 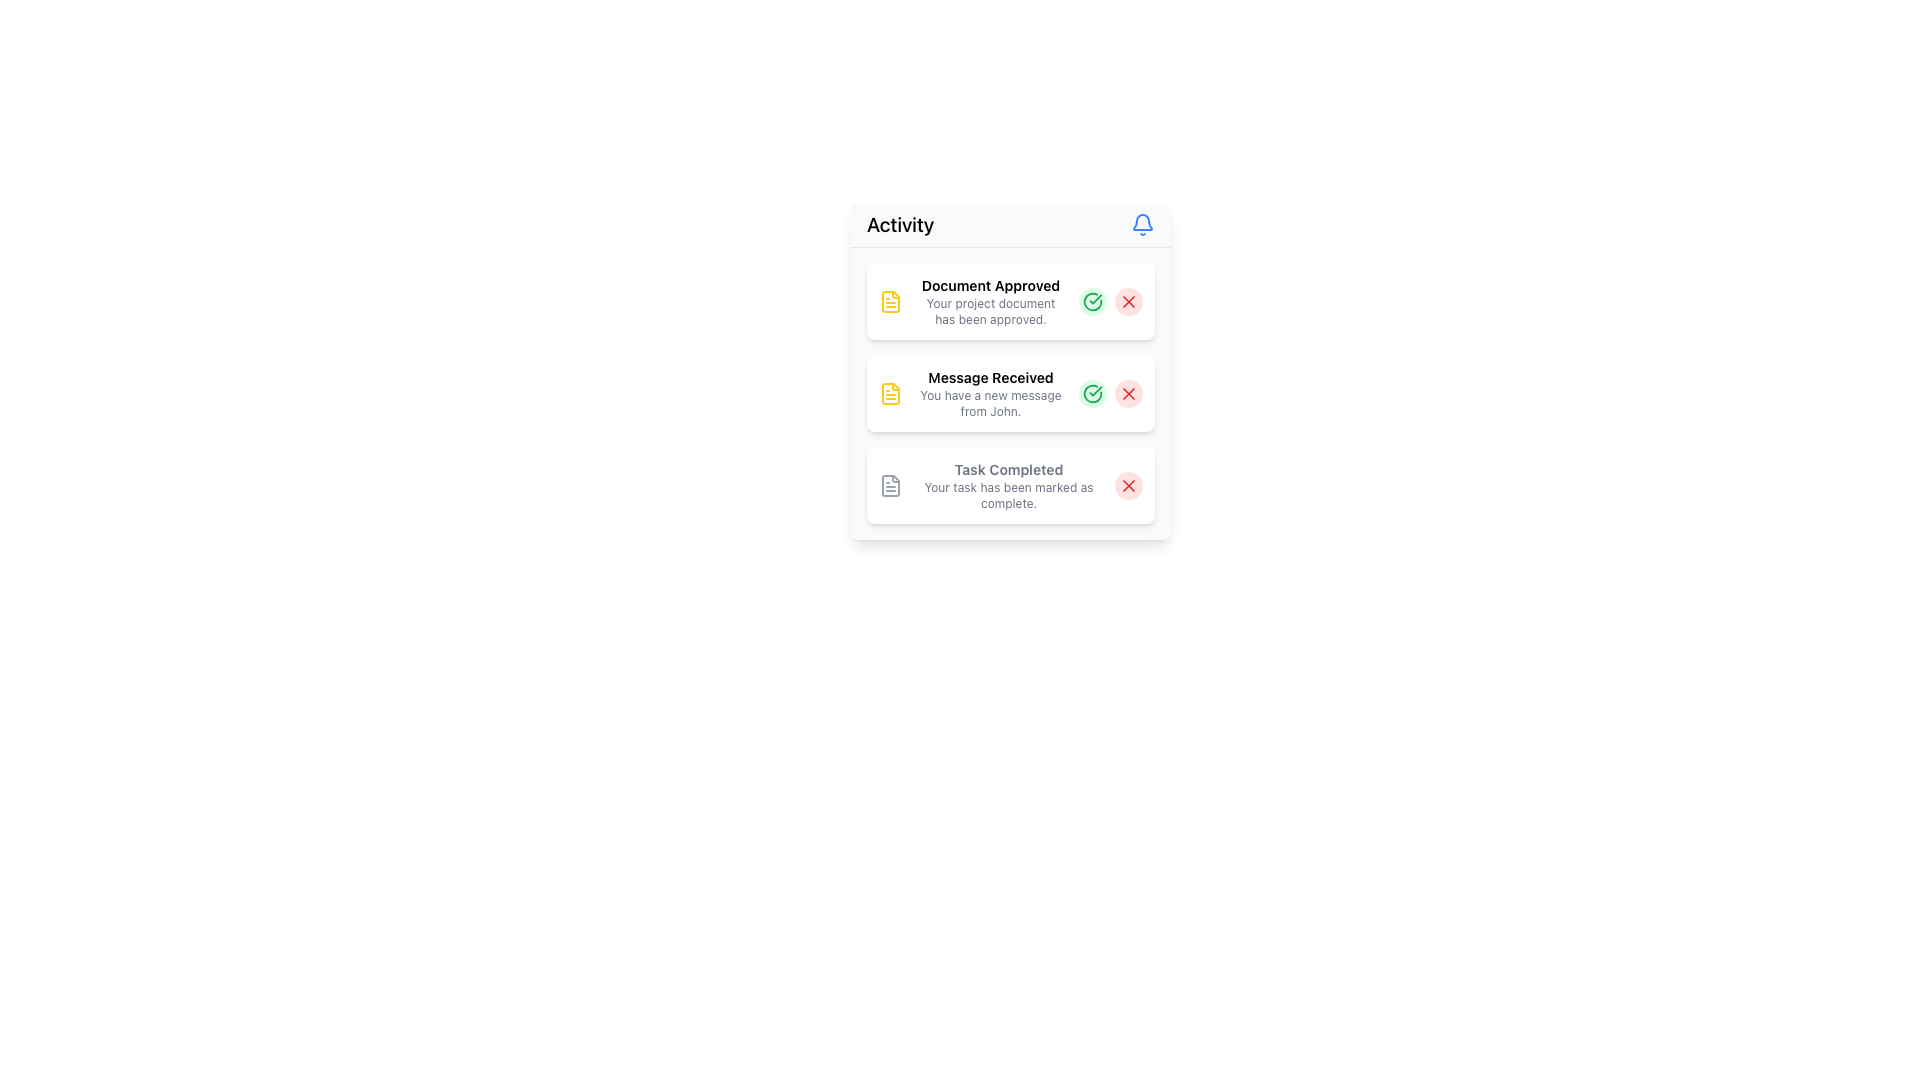 I want to click on the red cross icon in the top-right corner of the 'Message Received' notification entry, so click(x=1128, y=393).